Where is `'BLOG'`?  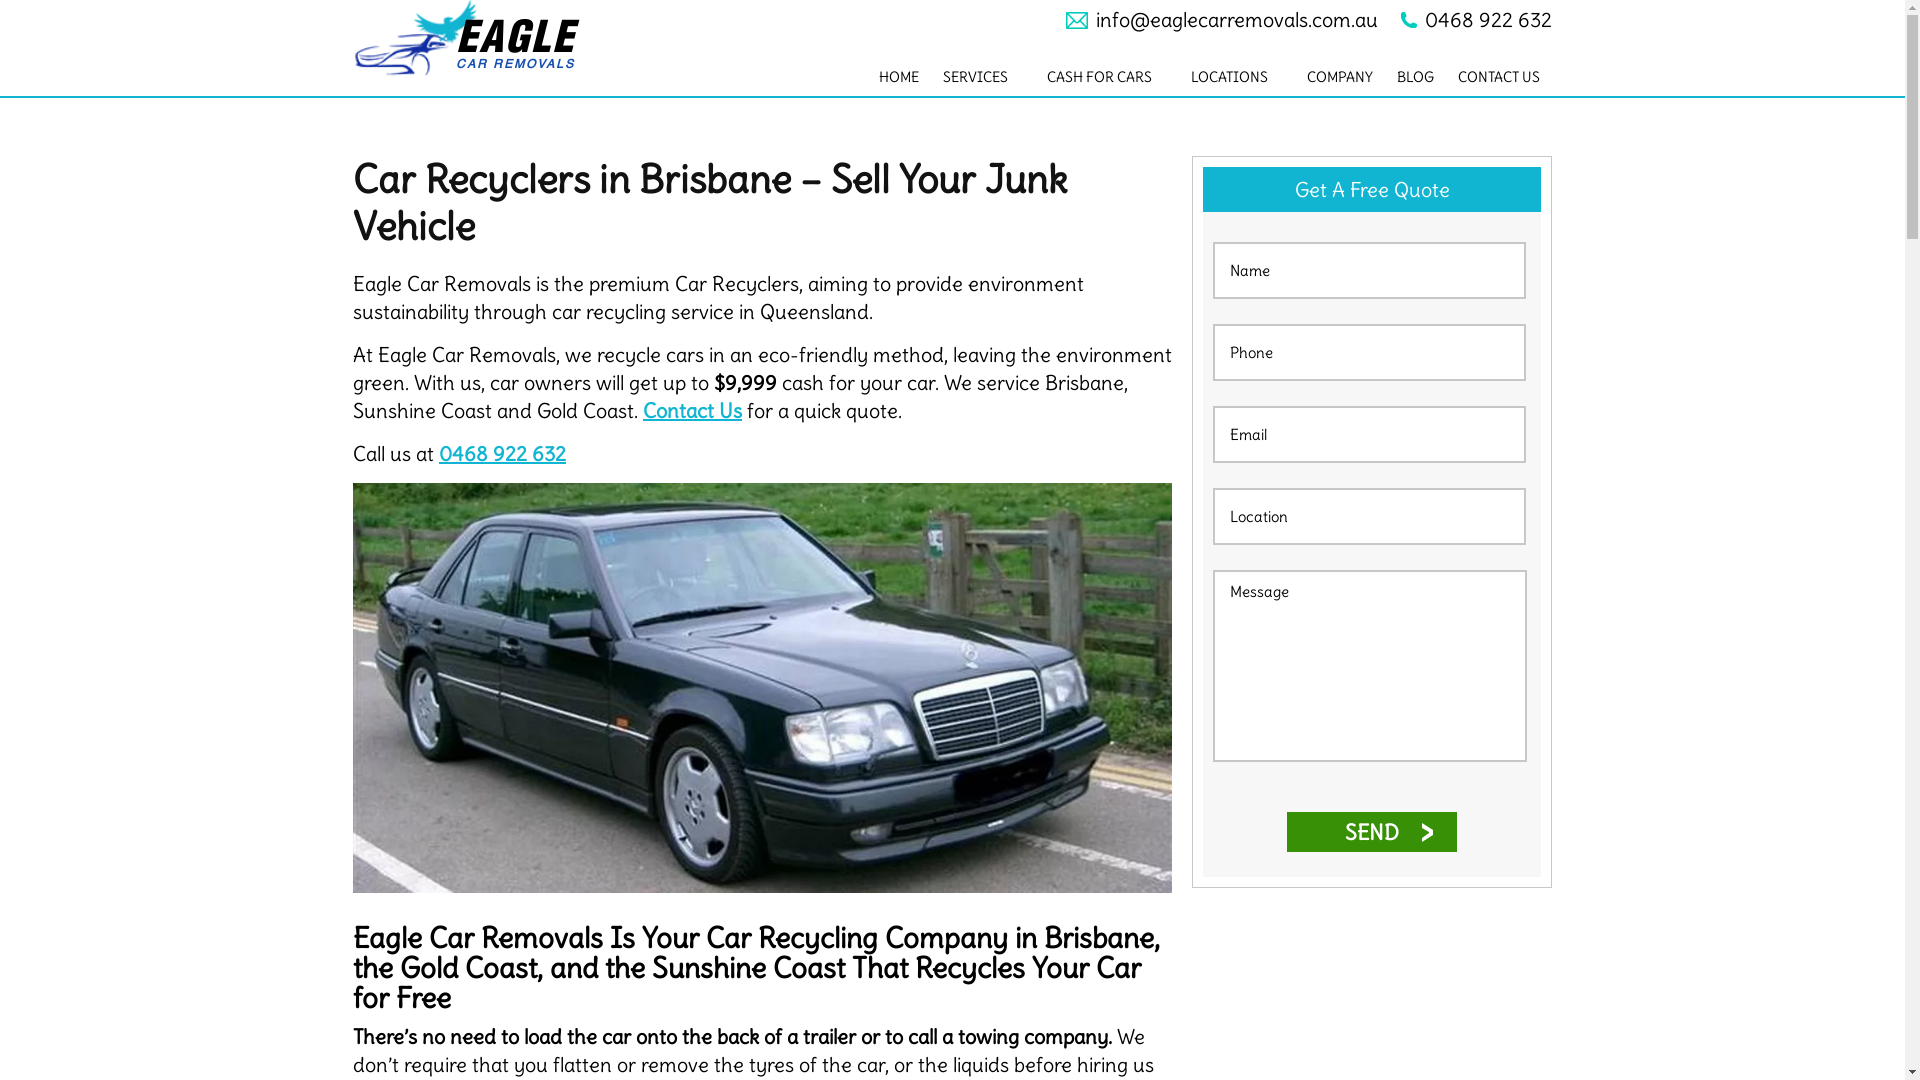 'BLOG' is located at coordinates (1384, 76).